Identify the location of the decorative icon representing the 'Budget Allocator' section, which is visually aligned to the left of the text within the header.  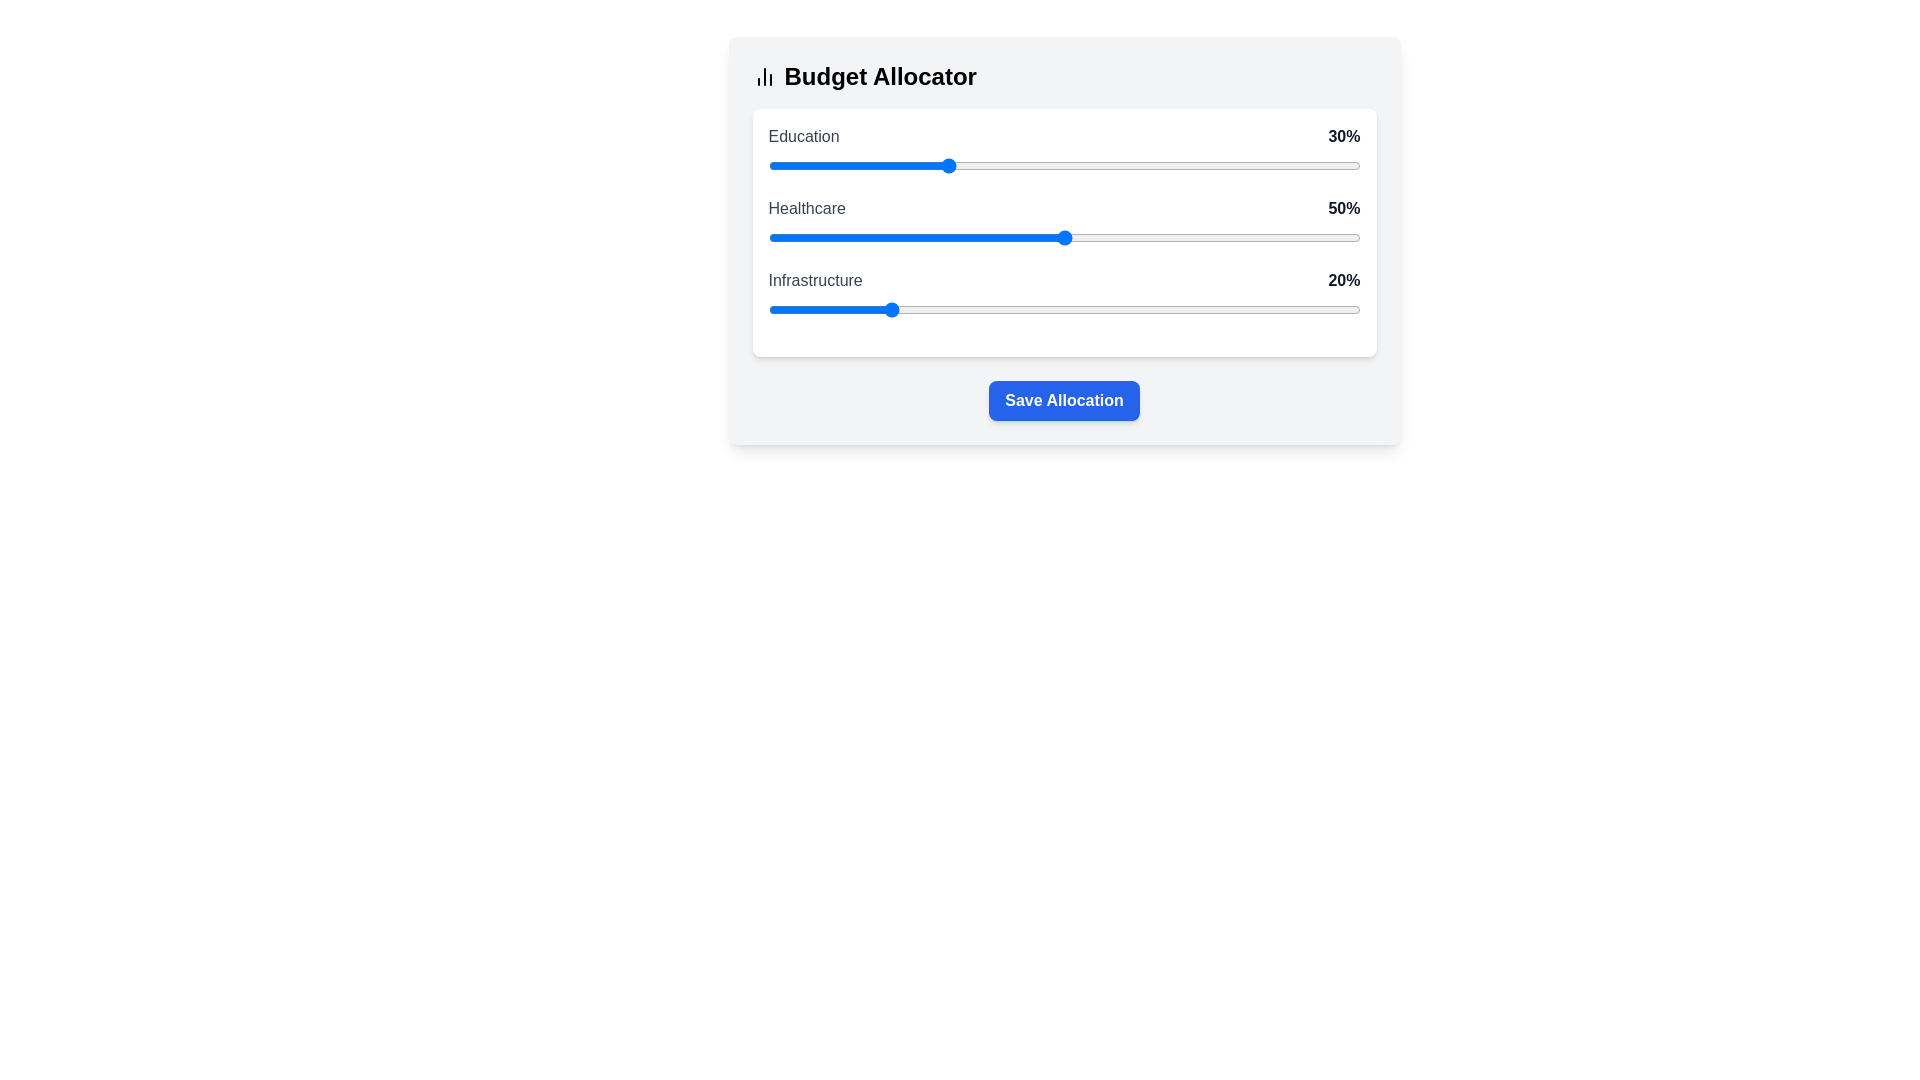
(763, 76).